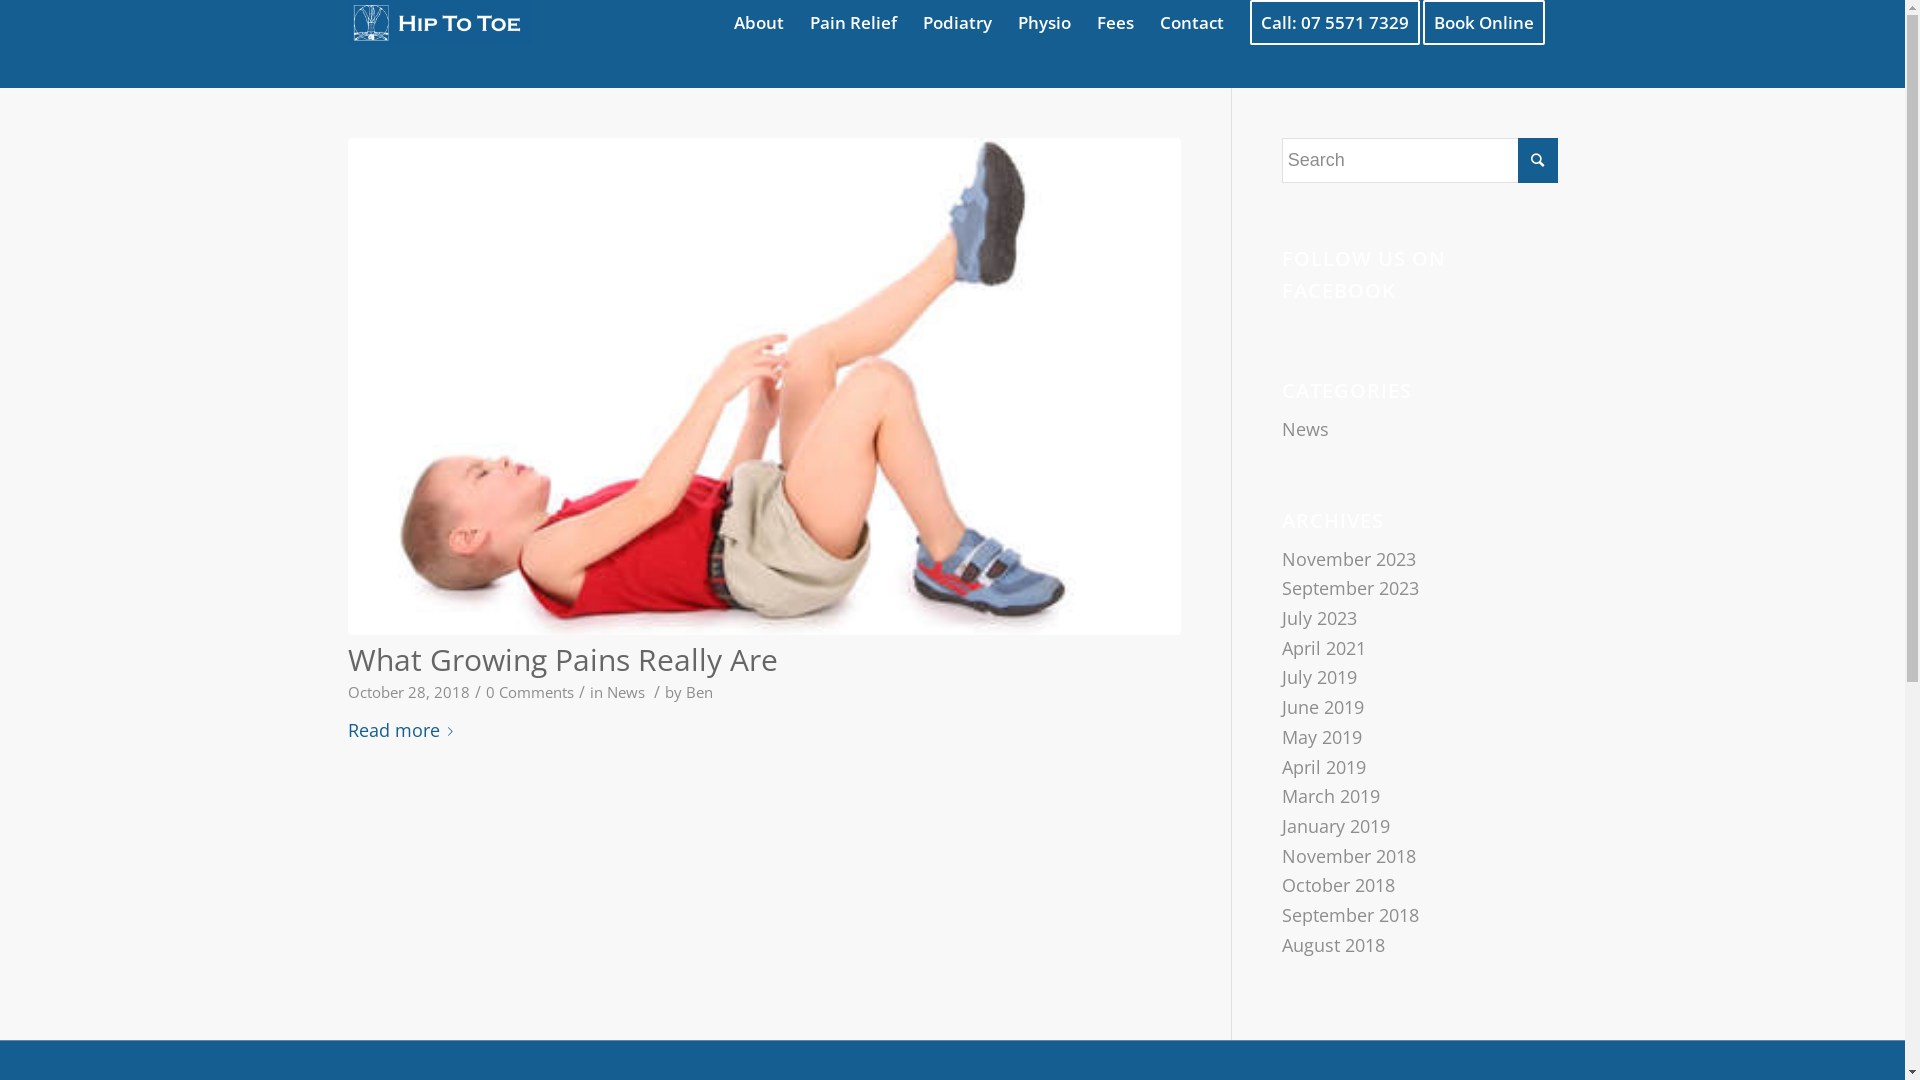 The width and height of the screenshot is (1920, 1080). I want to click on 'Physio', so click(1042, 22).